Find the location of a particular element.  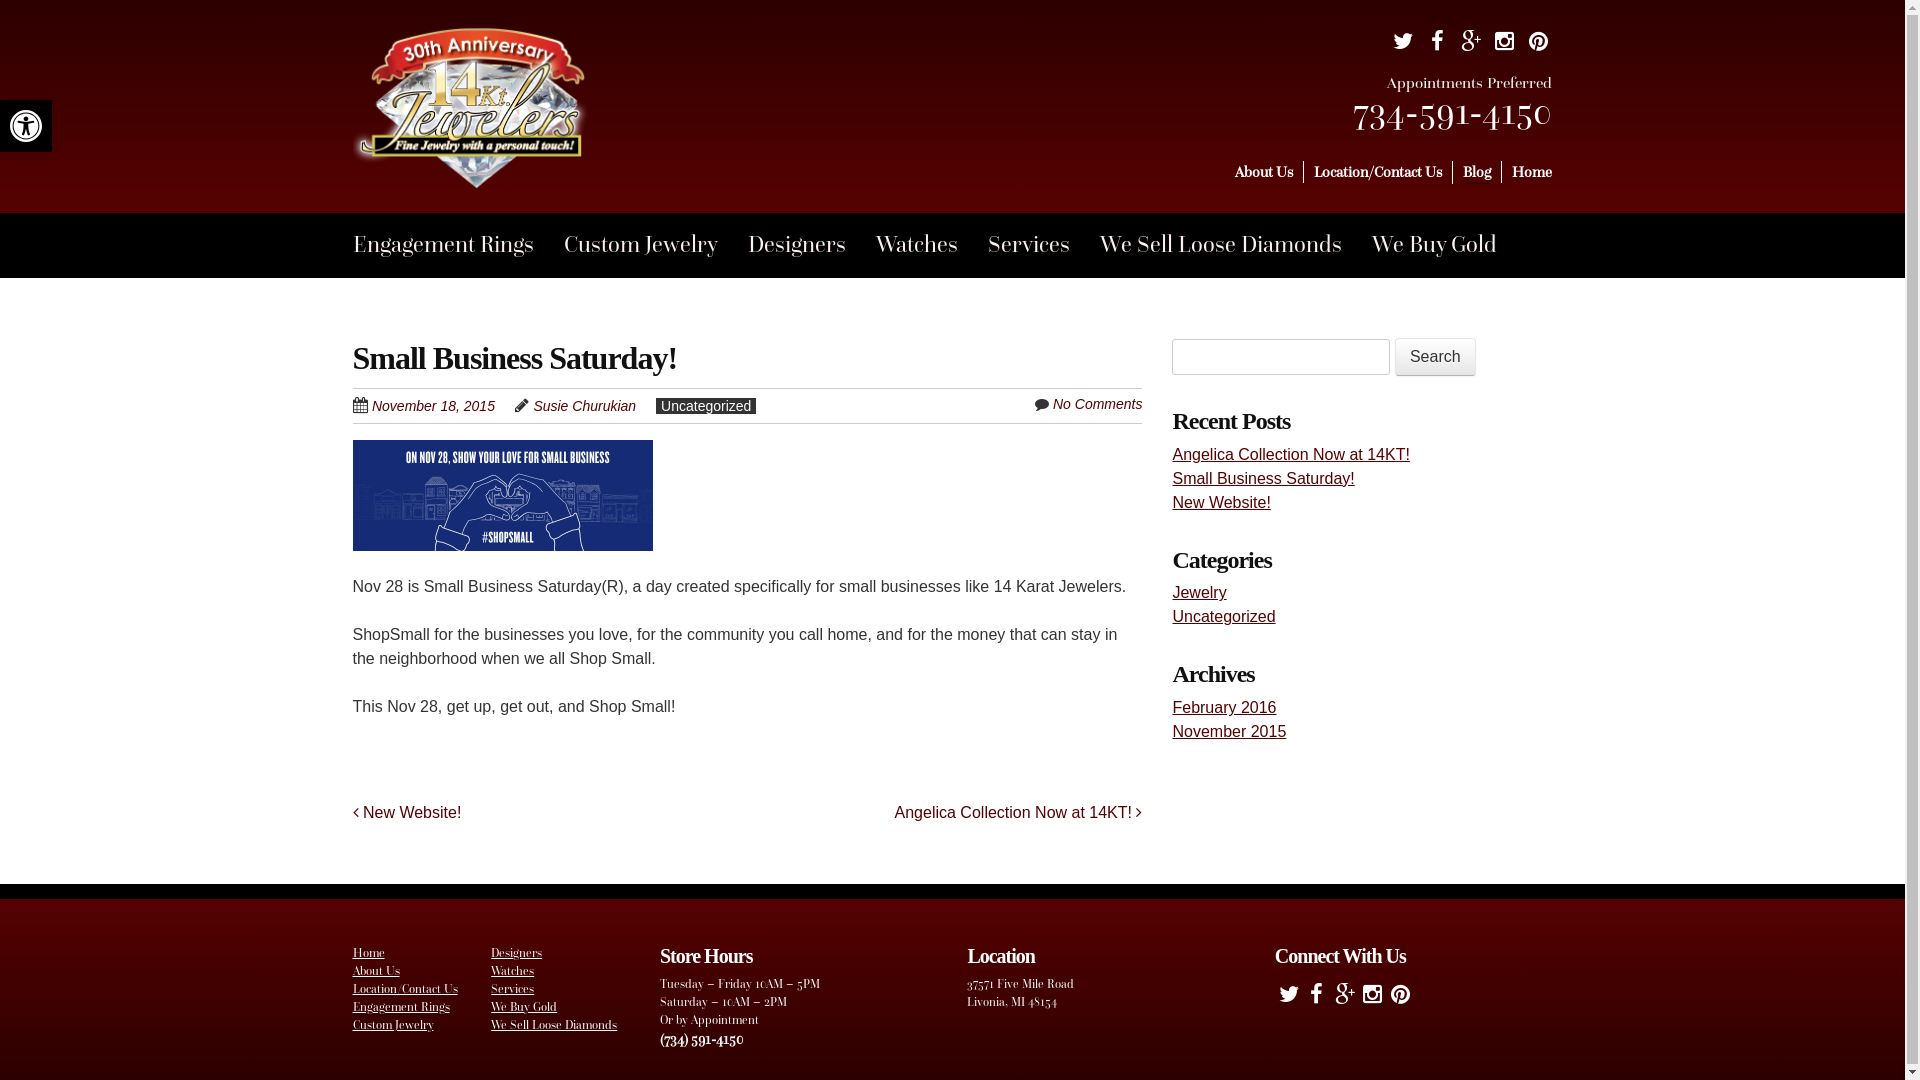

'Open toolbar is located at coordinates (25, 126).